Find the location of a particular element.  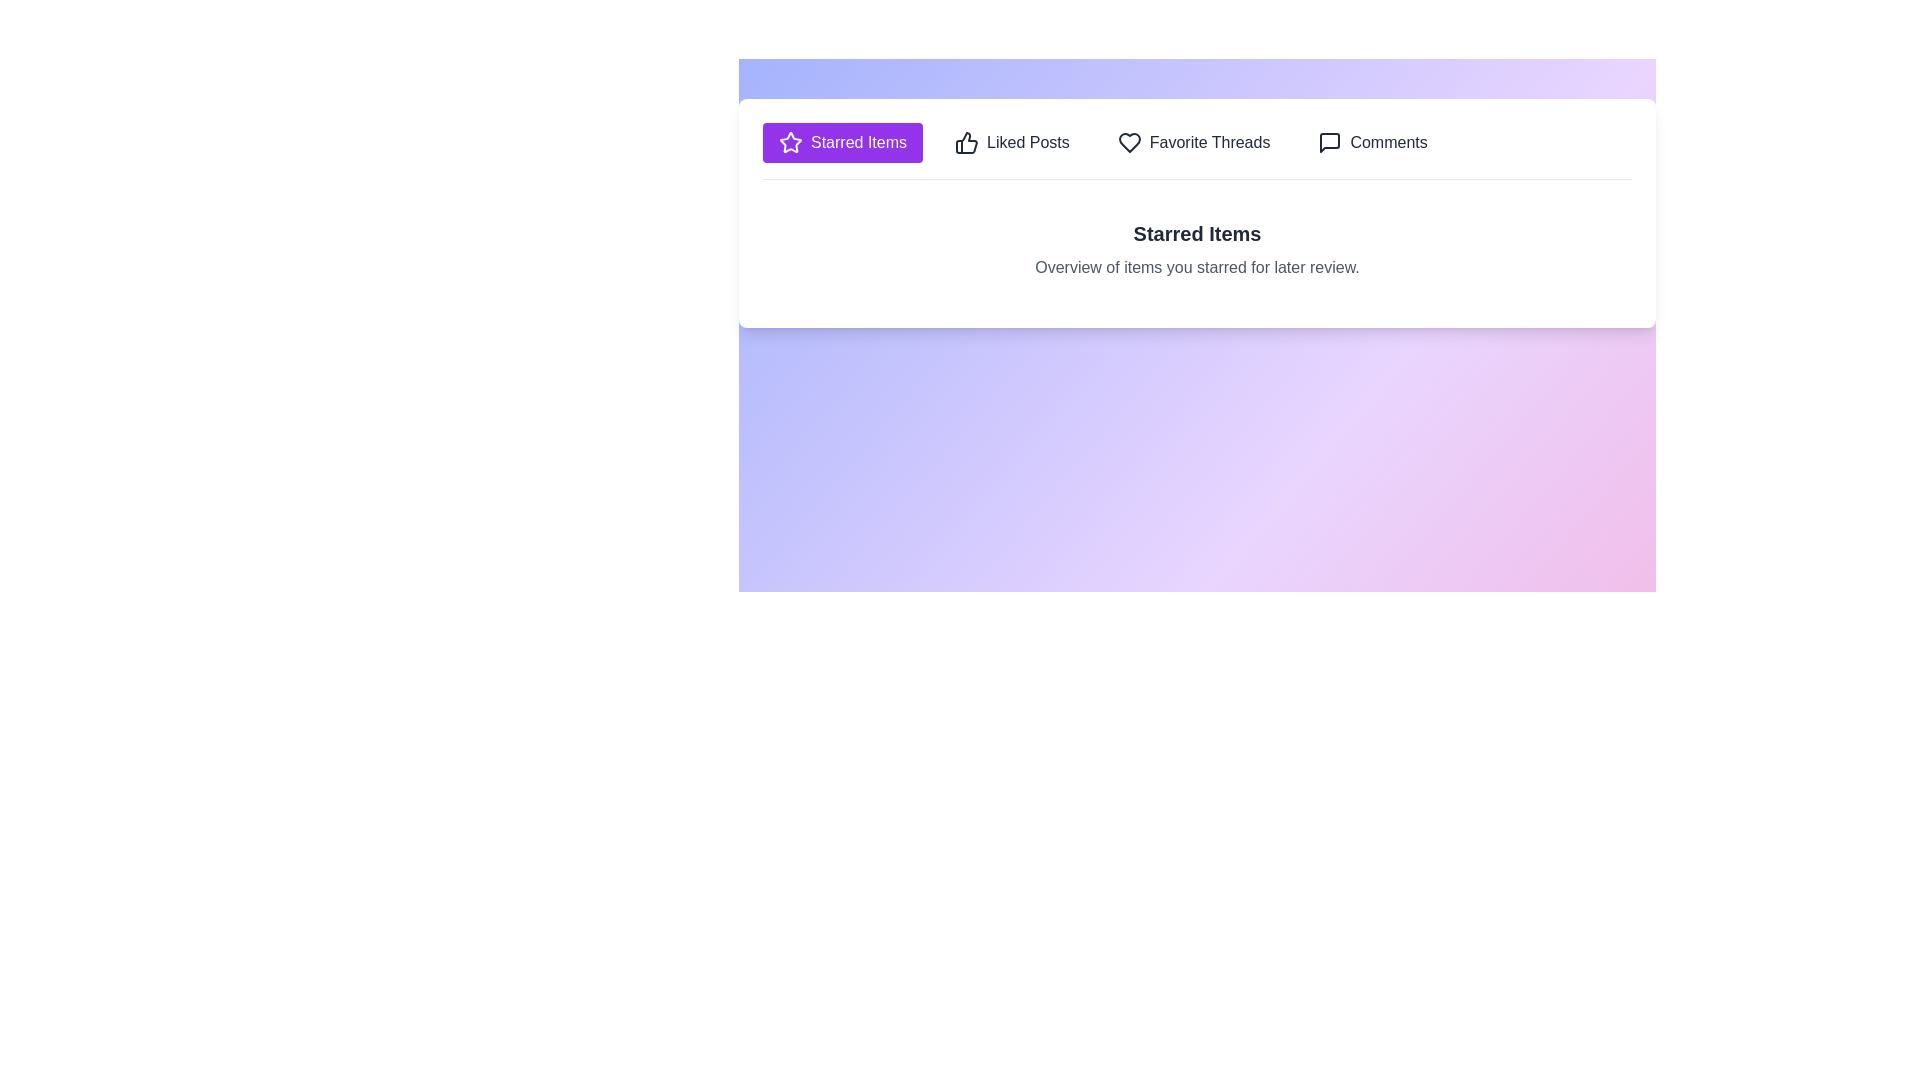

the tab labeled Liked Posts is located at coordinates (1012, 141).